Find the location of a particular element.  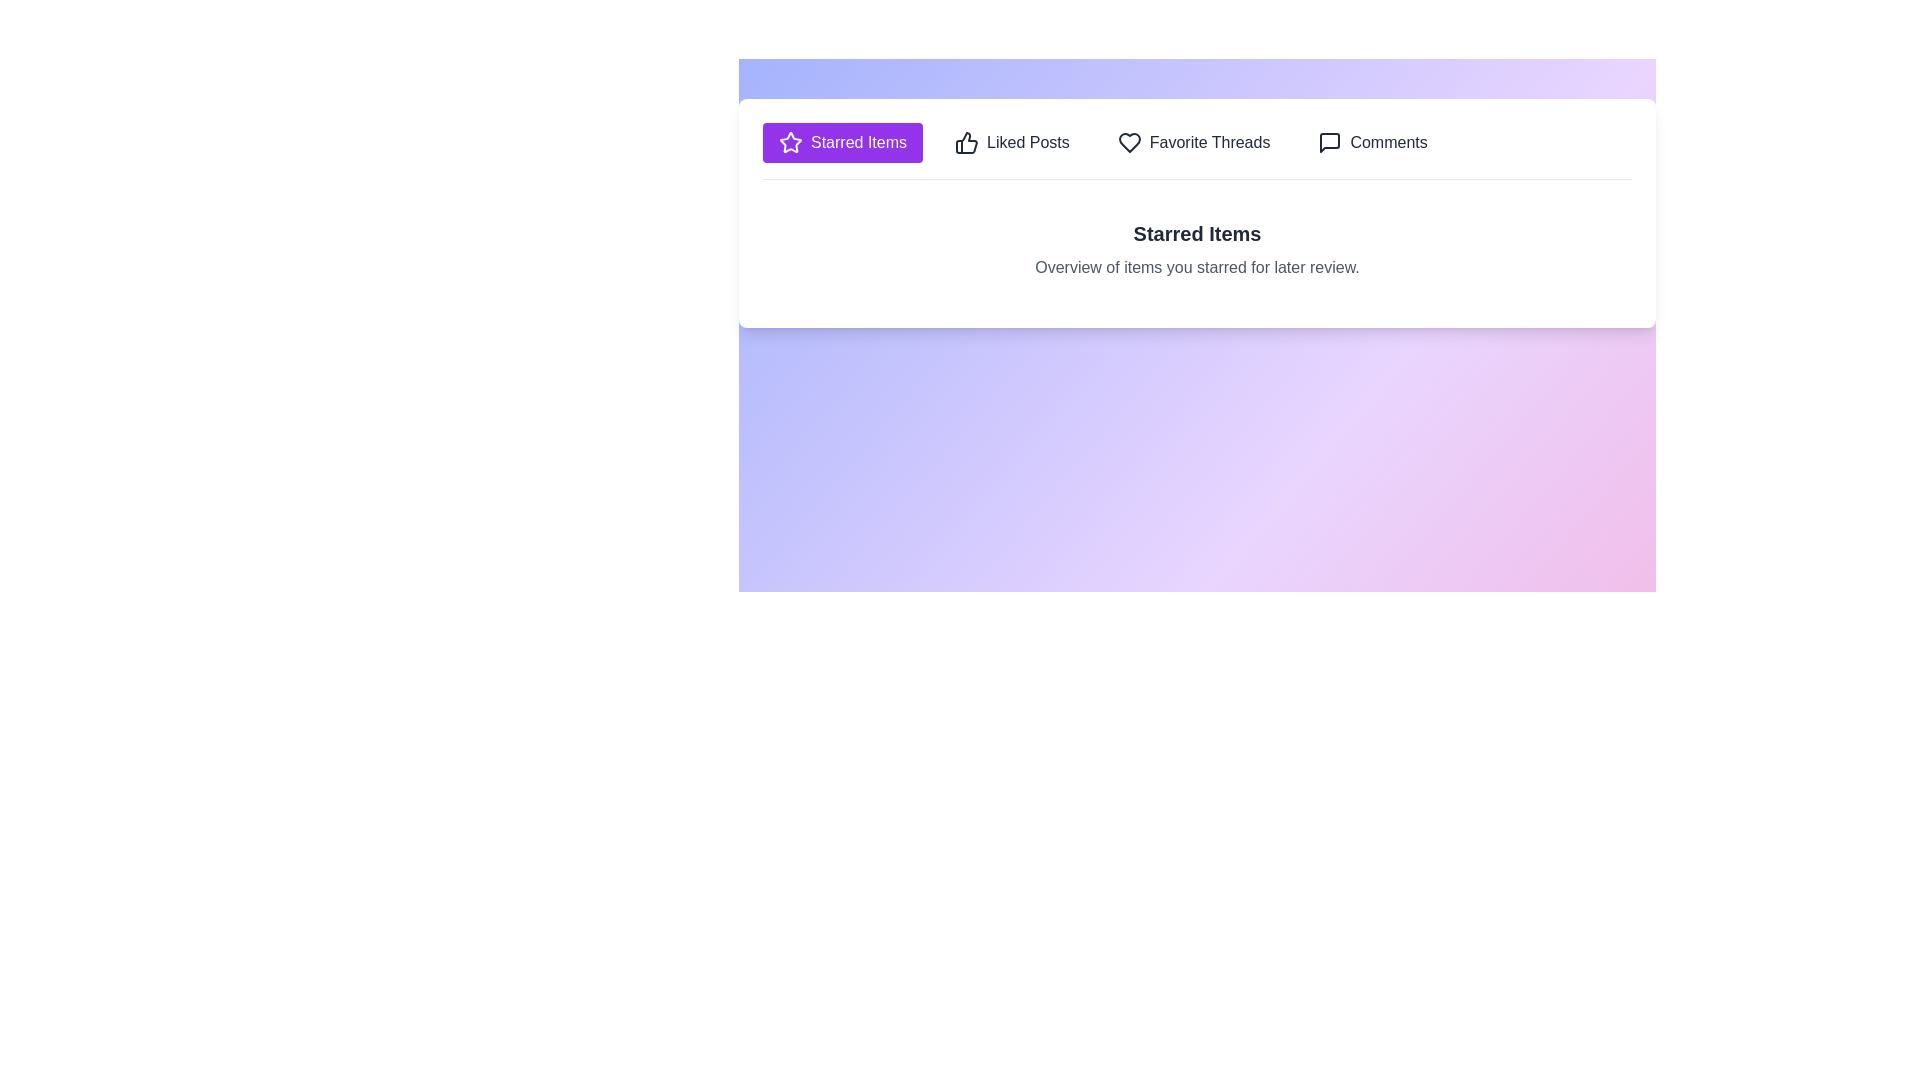

the tab labeled Liked Posts is located at coordinates (1012, 141).